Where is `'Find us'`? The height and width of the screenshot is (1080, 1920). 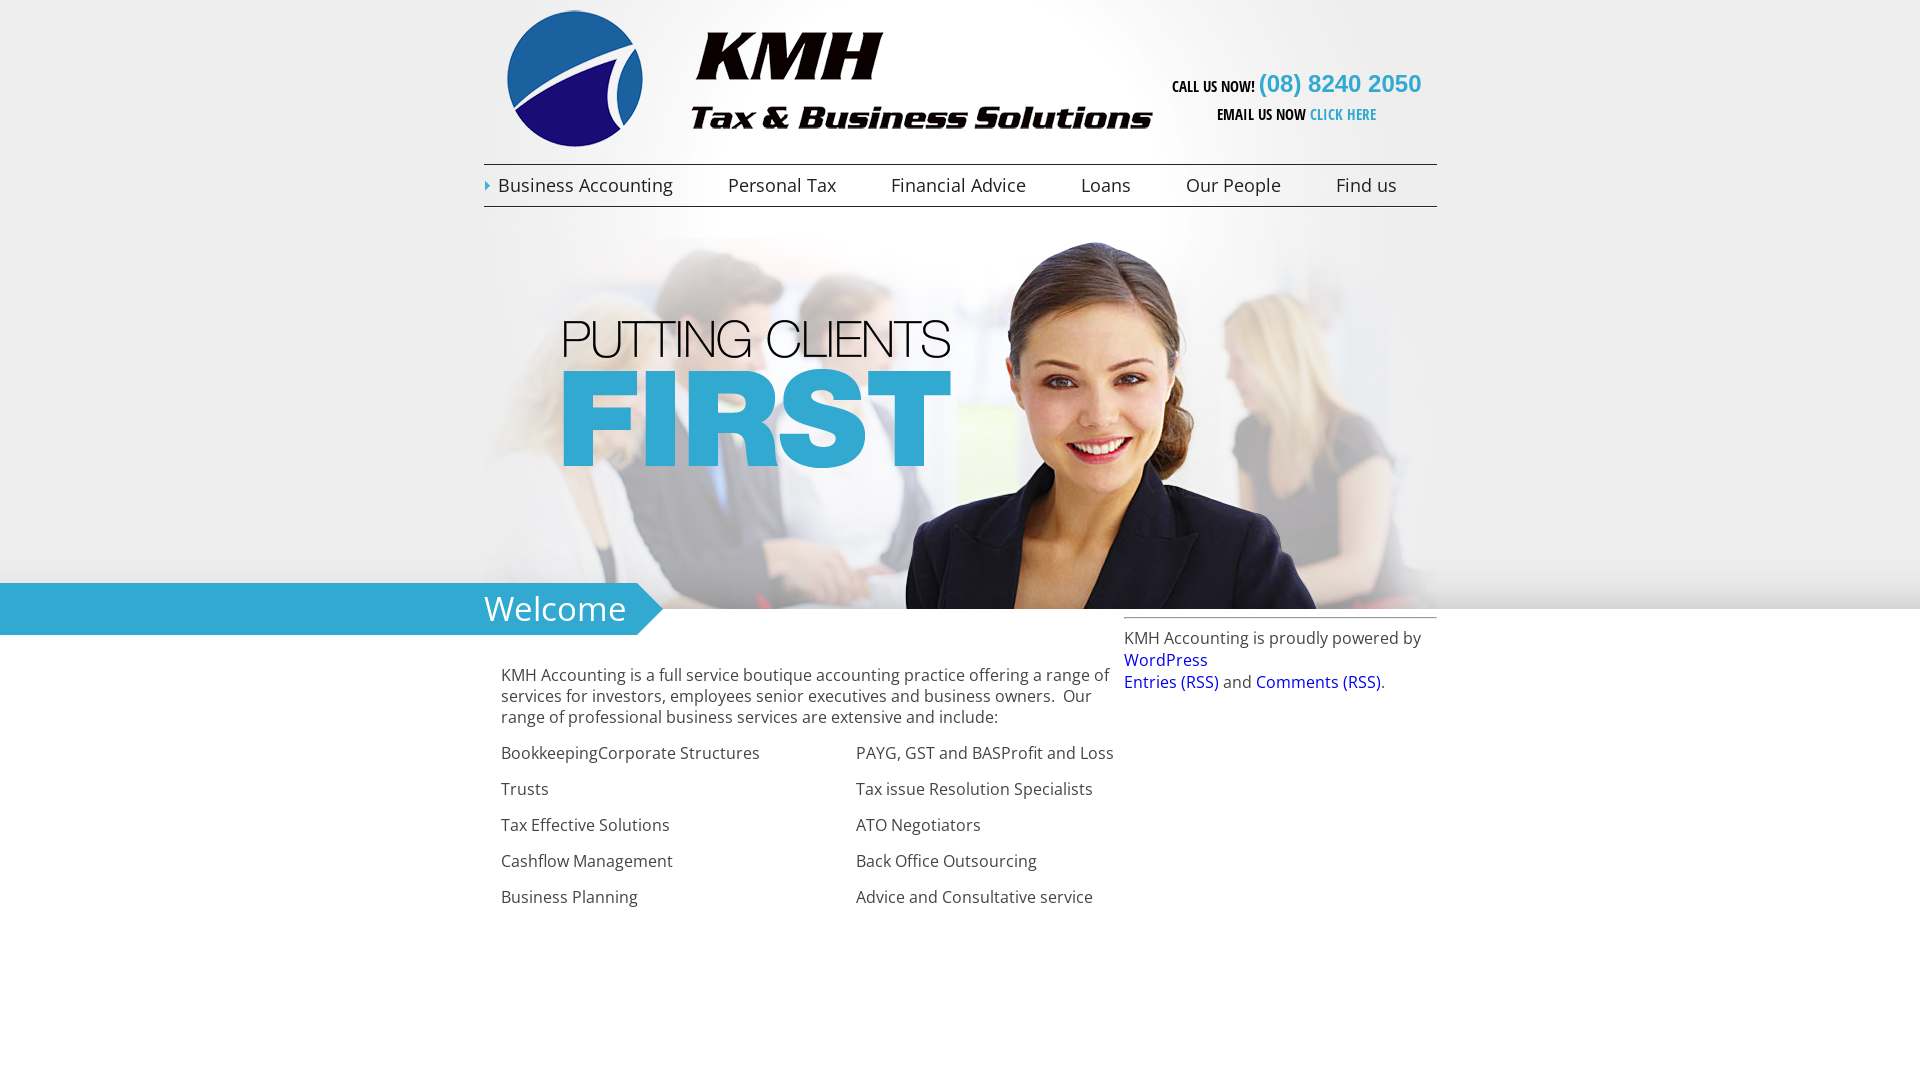
'Find us' is located at coordinates (1377, 185).